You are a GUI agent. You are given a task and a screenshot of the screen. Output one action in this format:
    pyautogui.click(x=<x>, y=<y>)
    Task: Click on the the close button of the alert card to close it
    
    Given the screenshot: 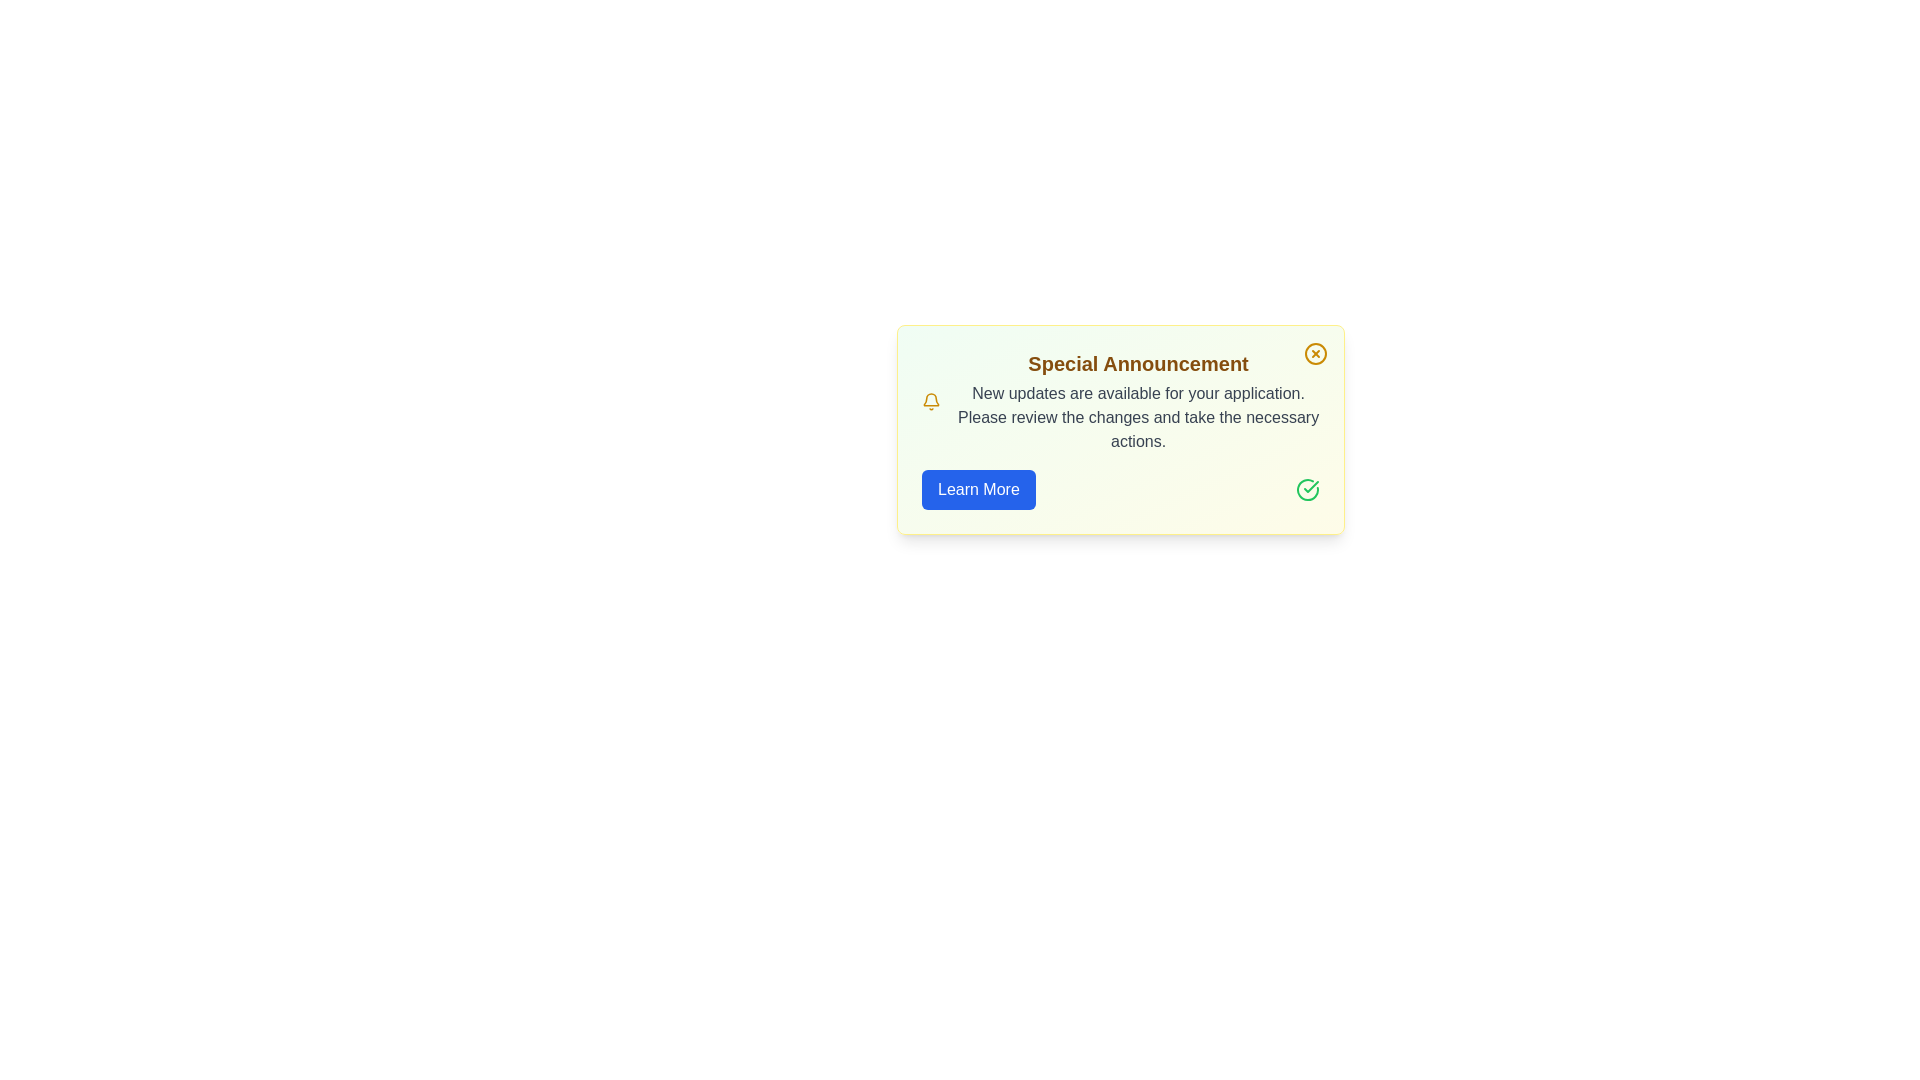 What is the action you would take?
    pyautogui.click(x=1315, y=353)
    